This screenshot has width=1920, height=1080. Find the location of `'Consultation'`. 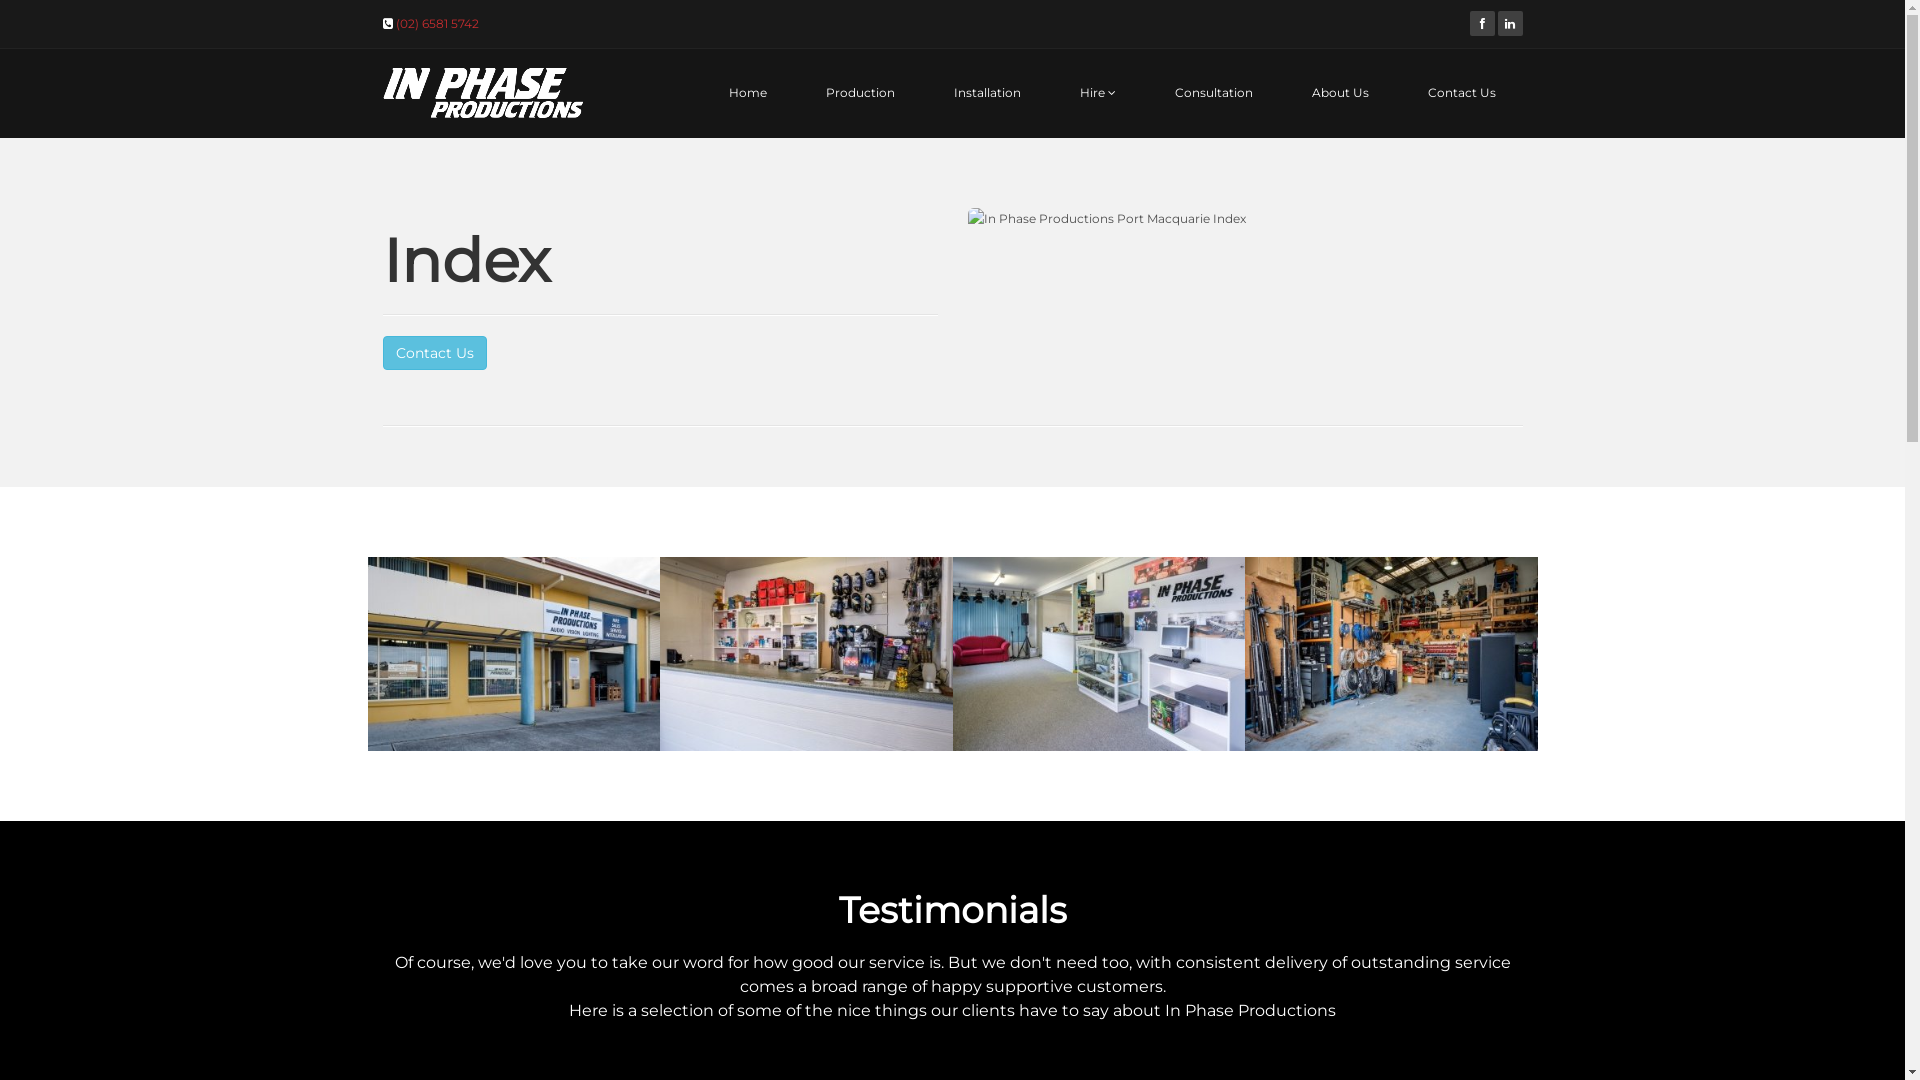

'Consultation' is located at coordinates (1161, 92).